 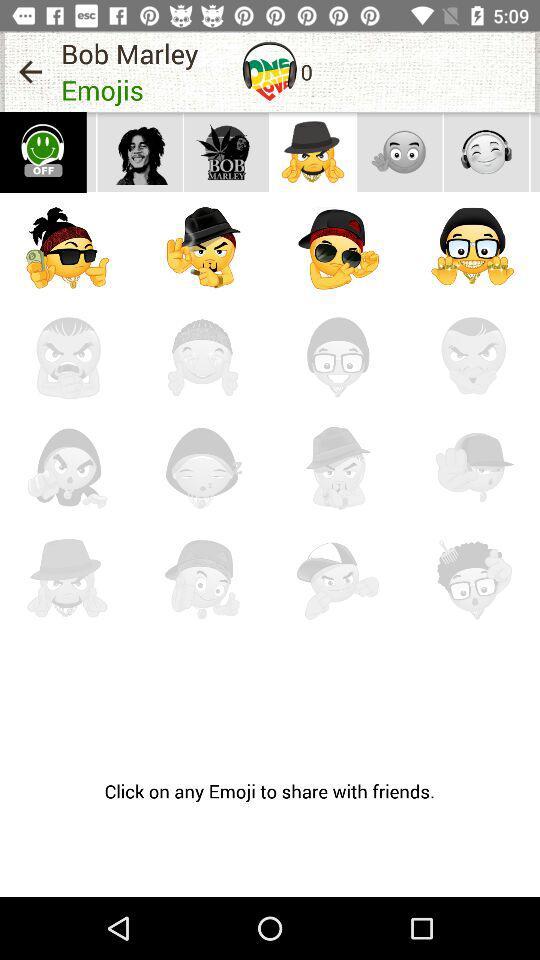 What do you see at coordinates (270, 71) in the screenshot?
I see `the item to the left of the 0 icon` at bounding box center [270, 71].